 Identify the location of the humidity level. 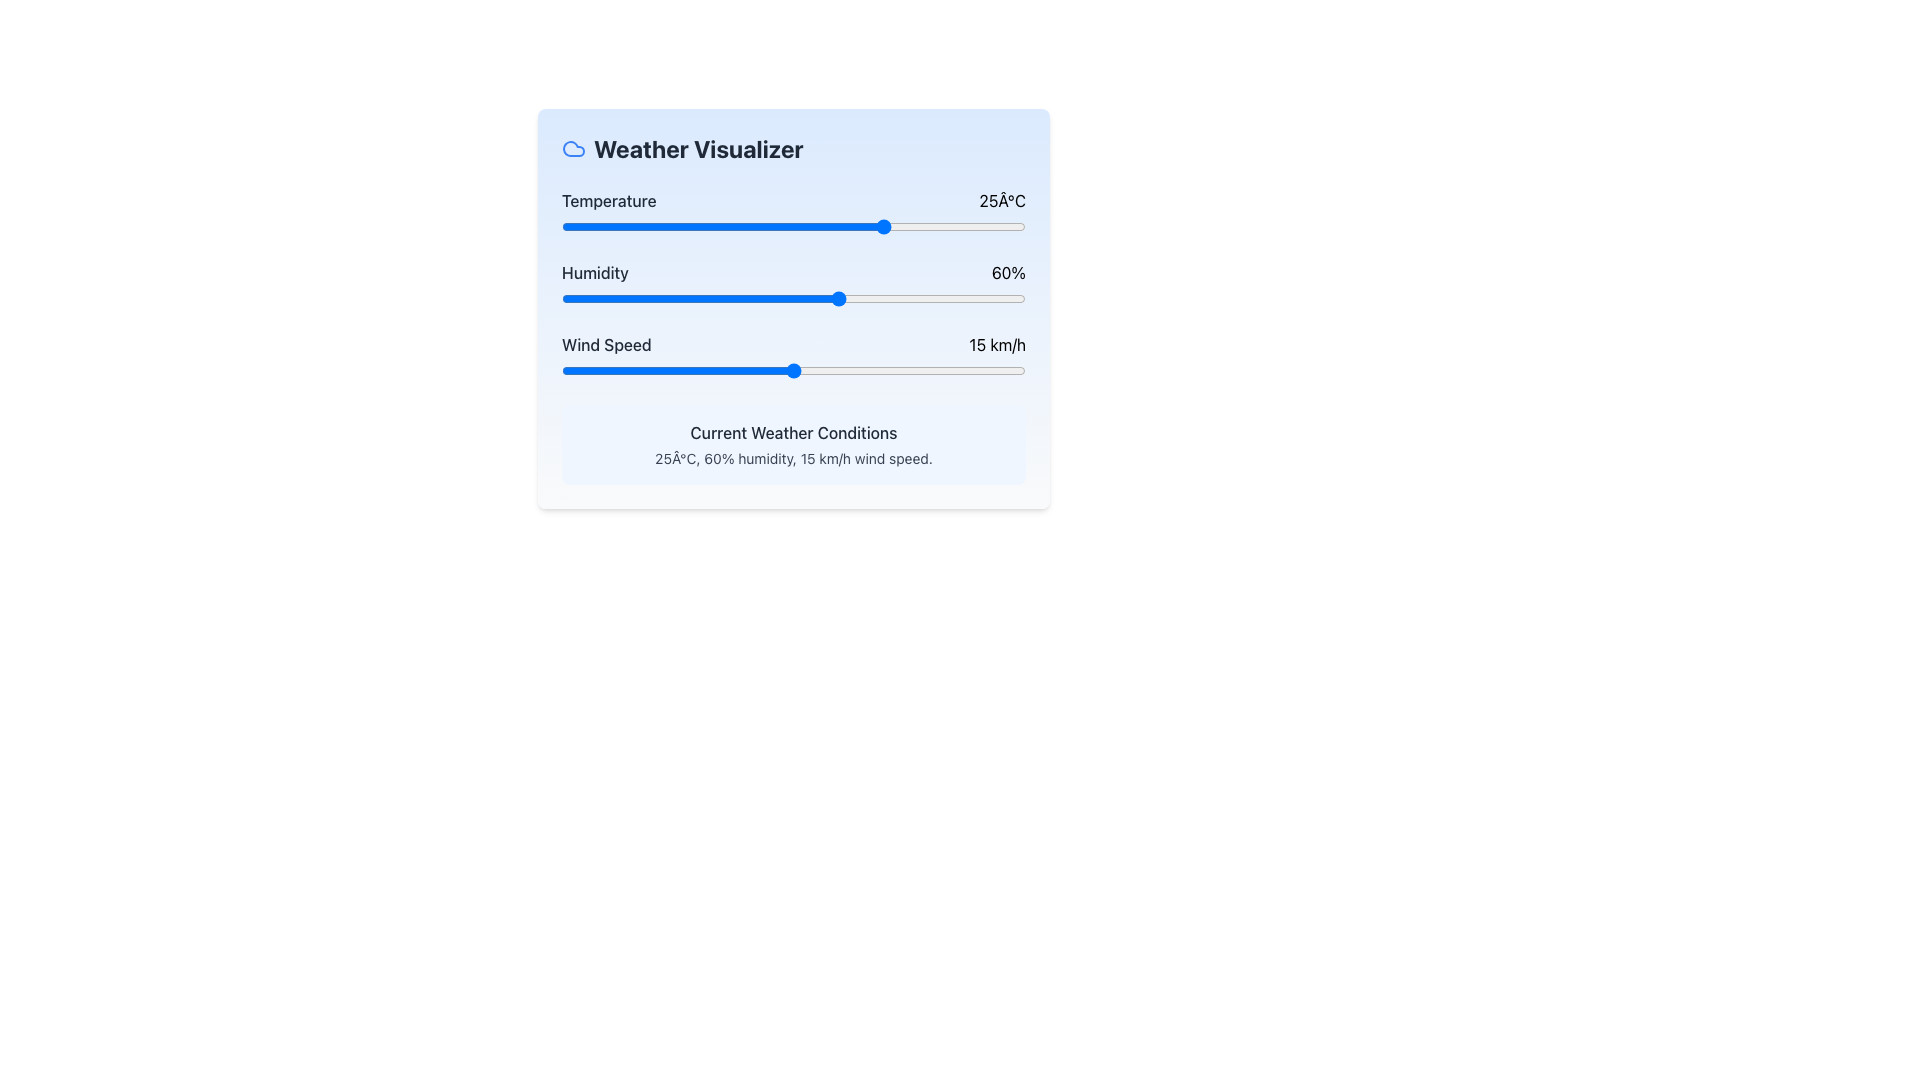
(728, 299).